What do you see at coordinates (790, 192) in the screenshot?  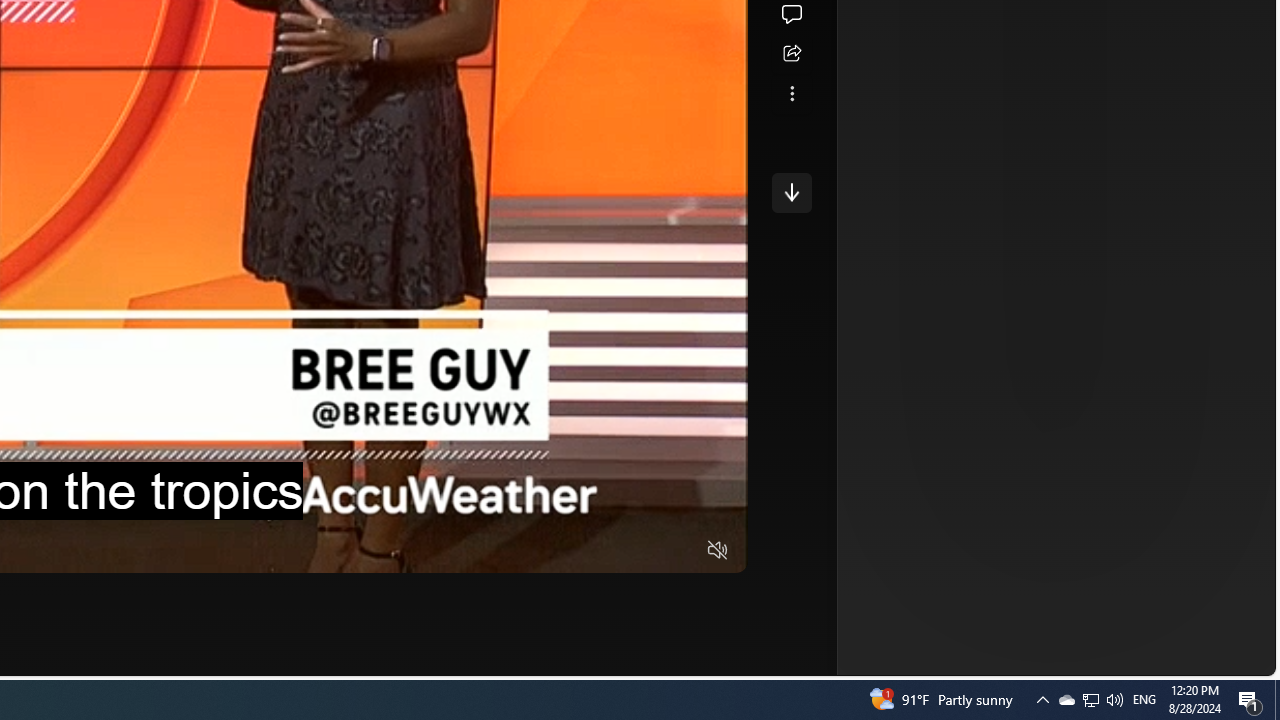 I see `'AutomationID: e5rZOEMGacU1'` at bounding box center [790, 192].